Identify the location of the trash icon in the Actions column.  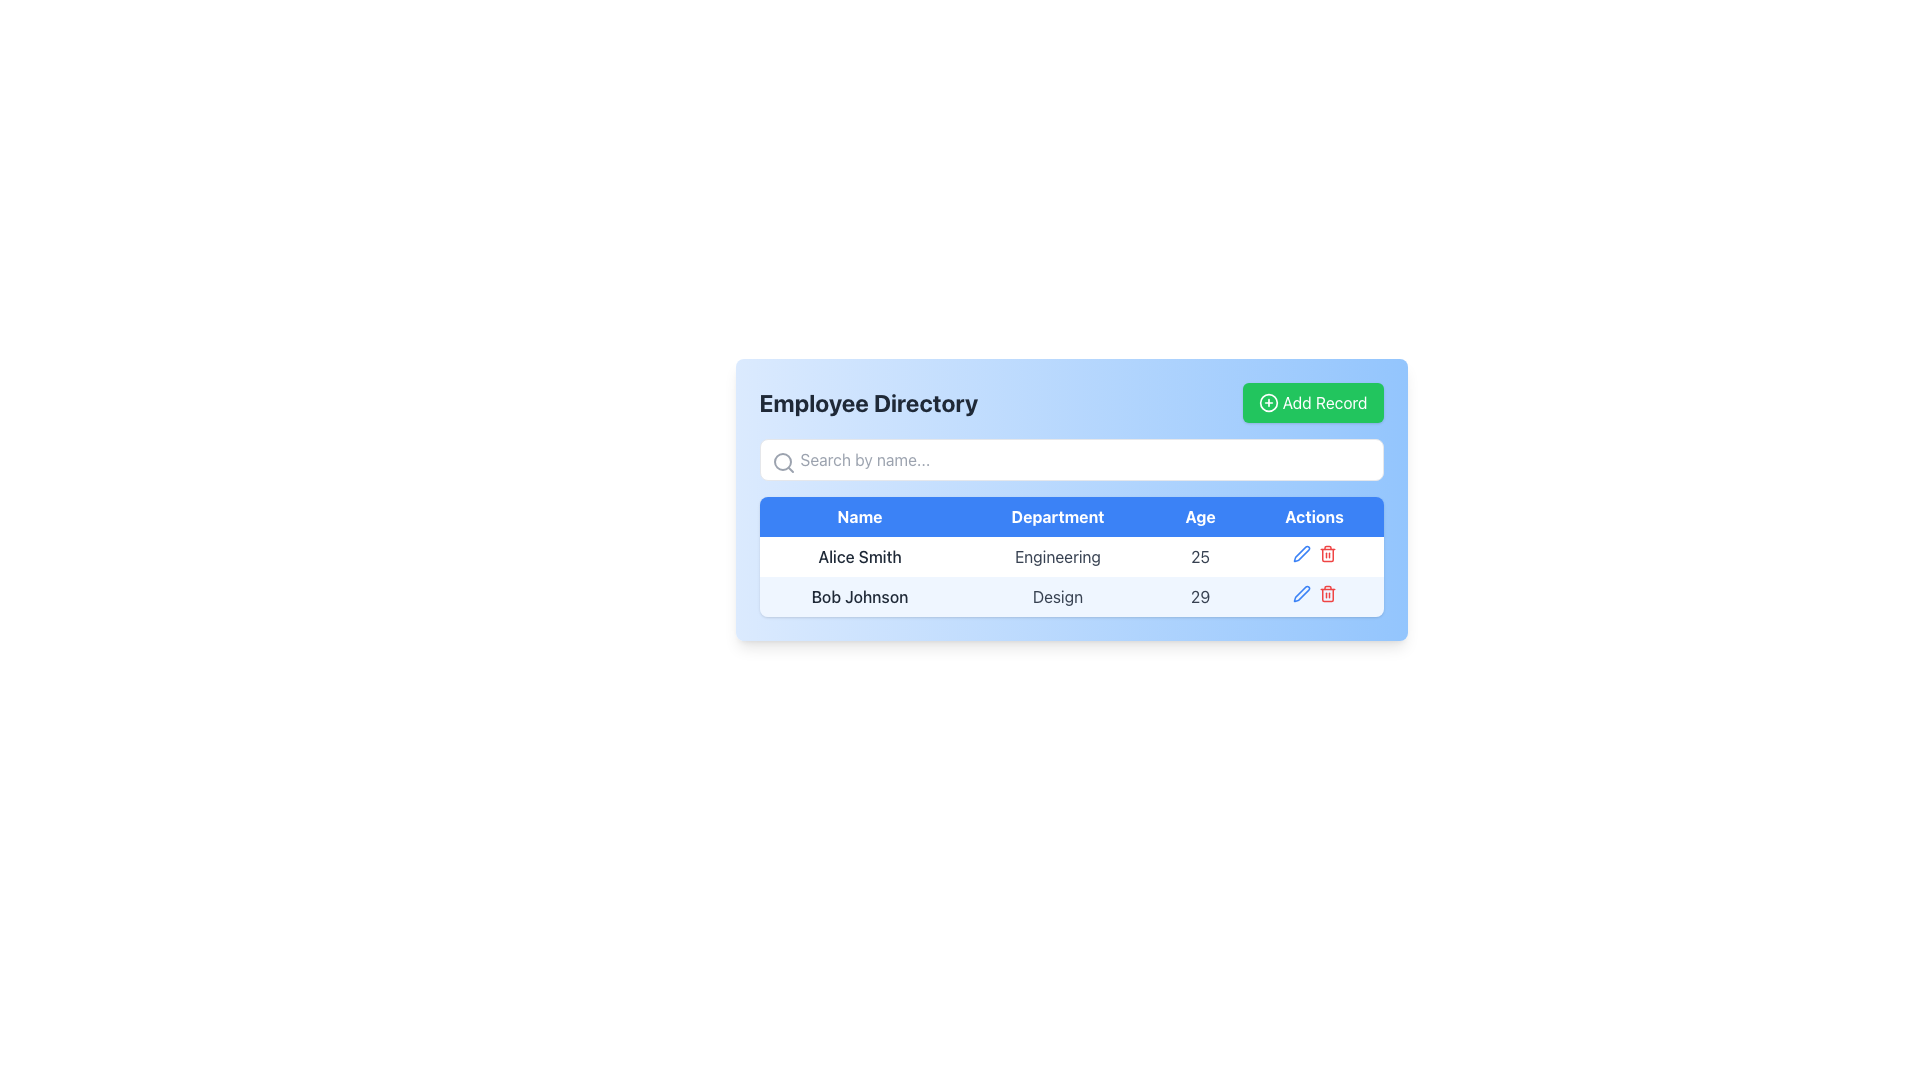
(1327, 593).